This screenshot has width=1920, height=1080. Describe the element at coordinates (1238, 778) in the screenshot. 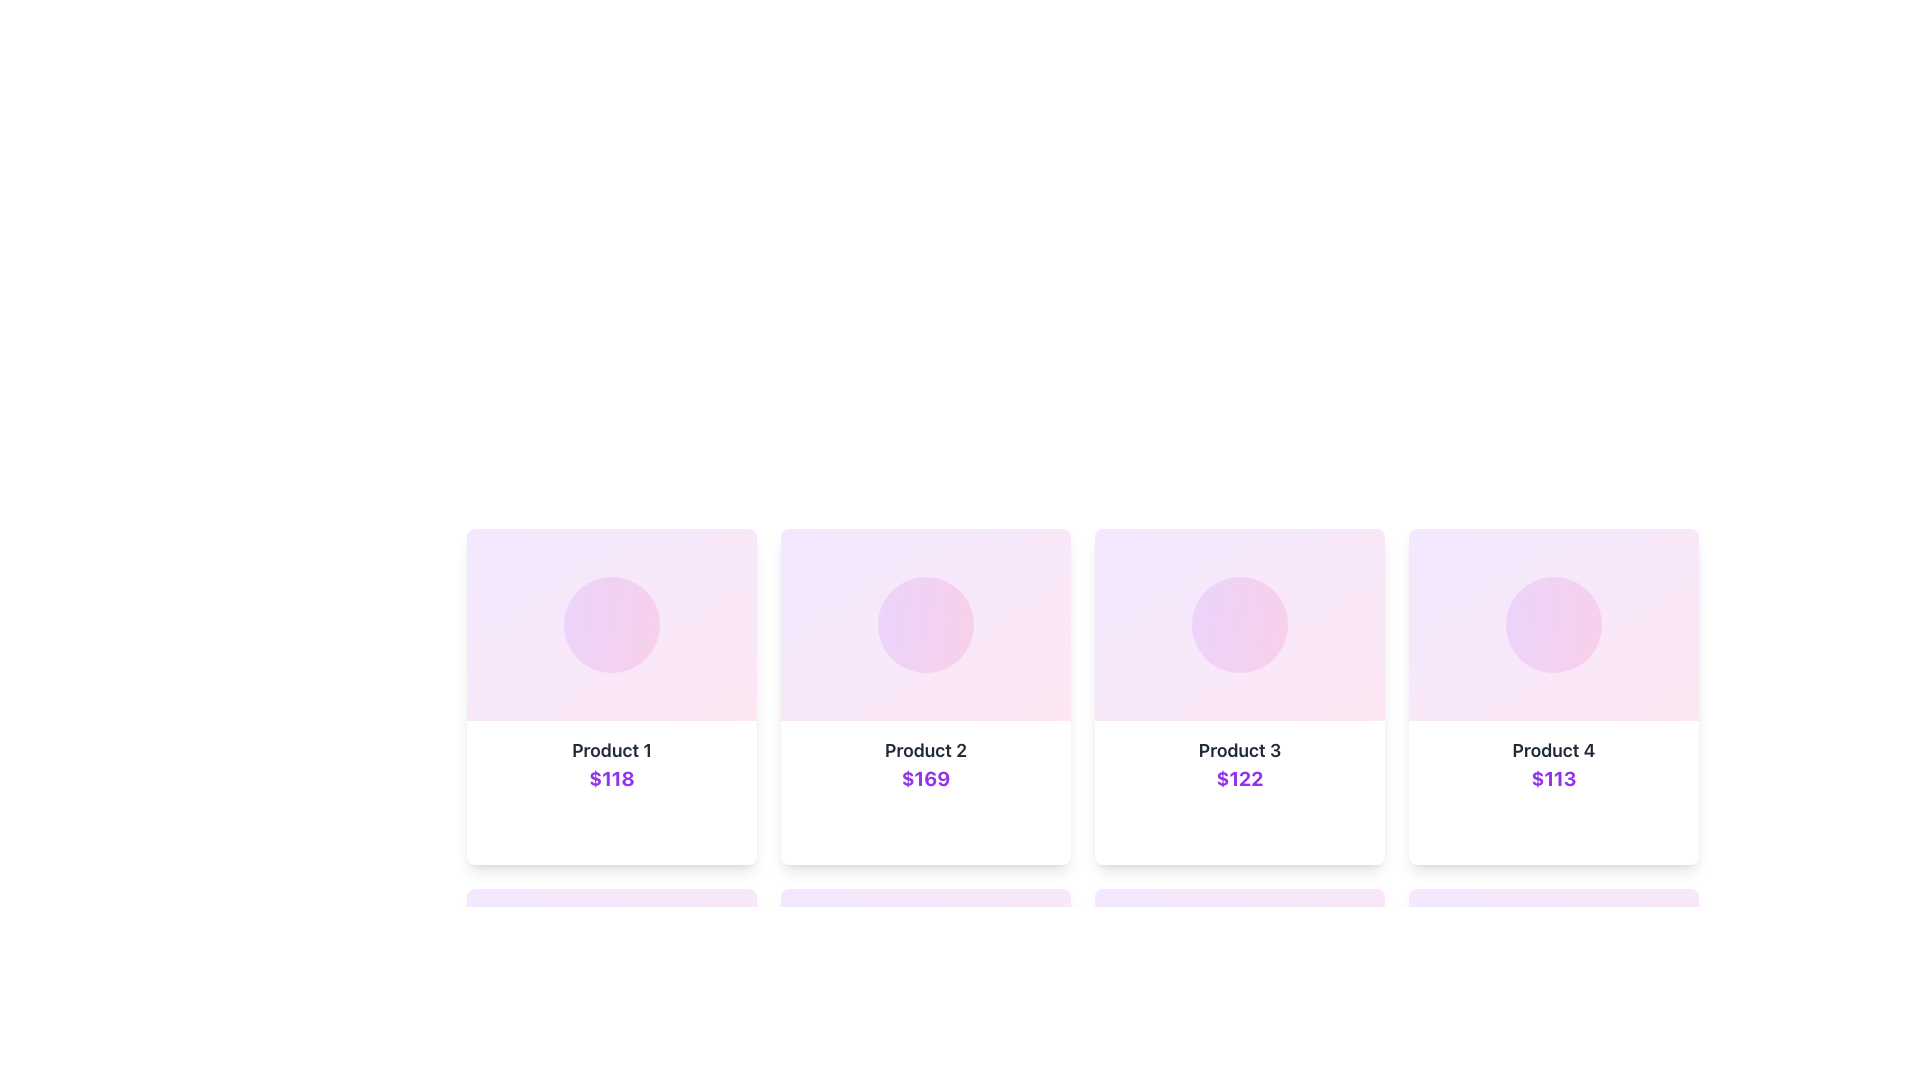

I see `the text display element that shows the price of 'Product 3', which is centered horizontally in the third column of a four-column grid layout, located directly below the text 'Product 3'` at that location.